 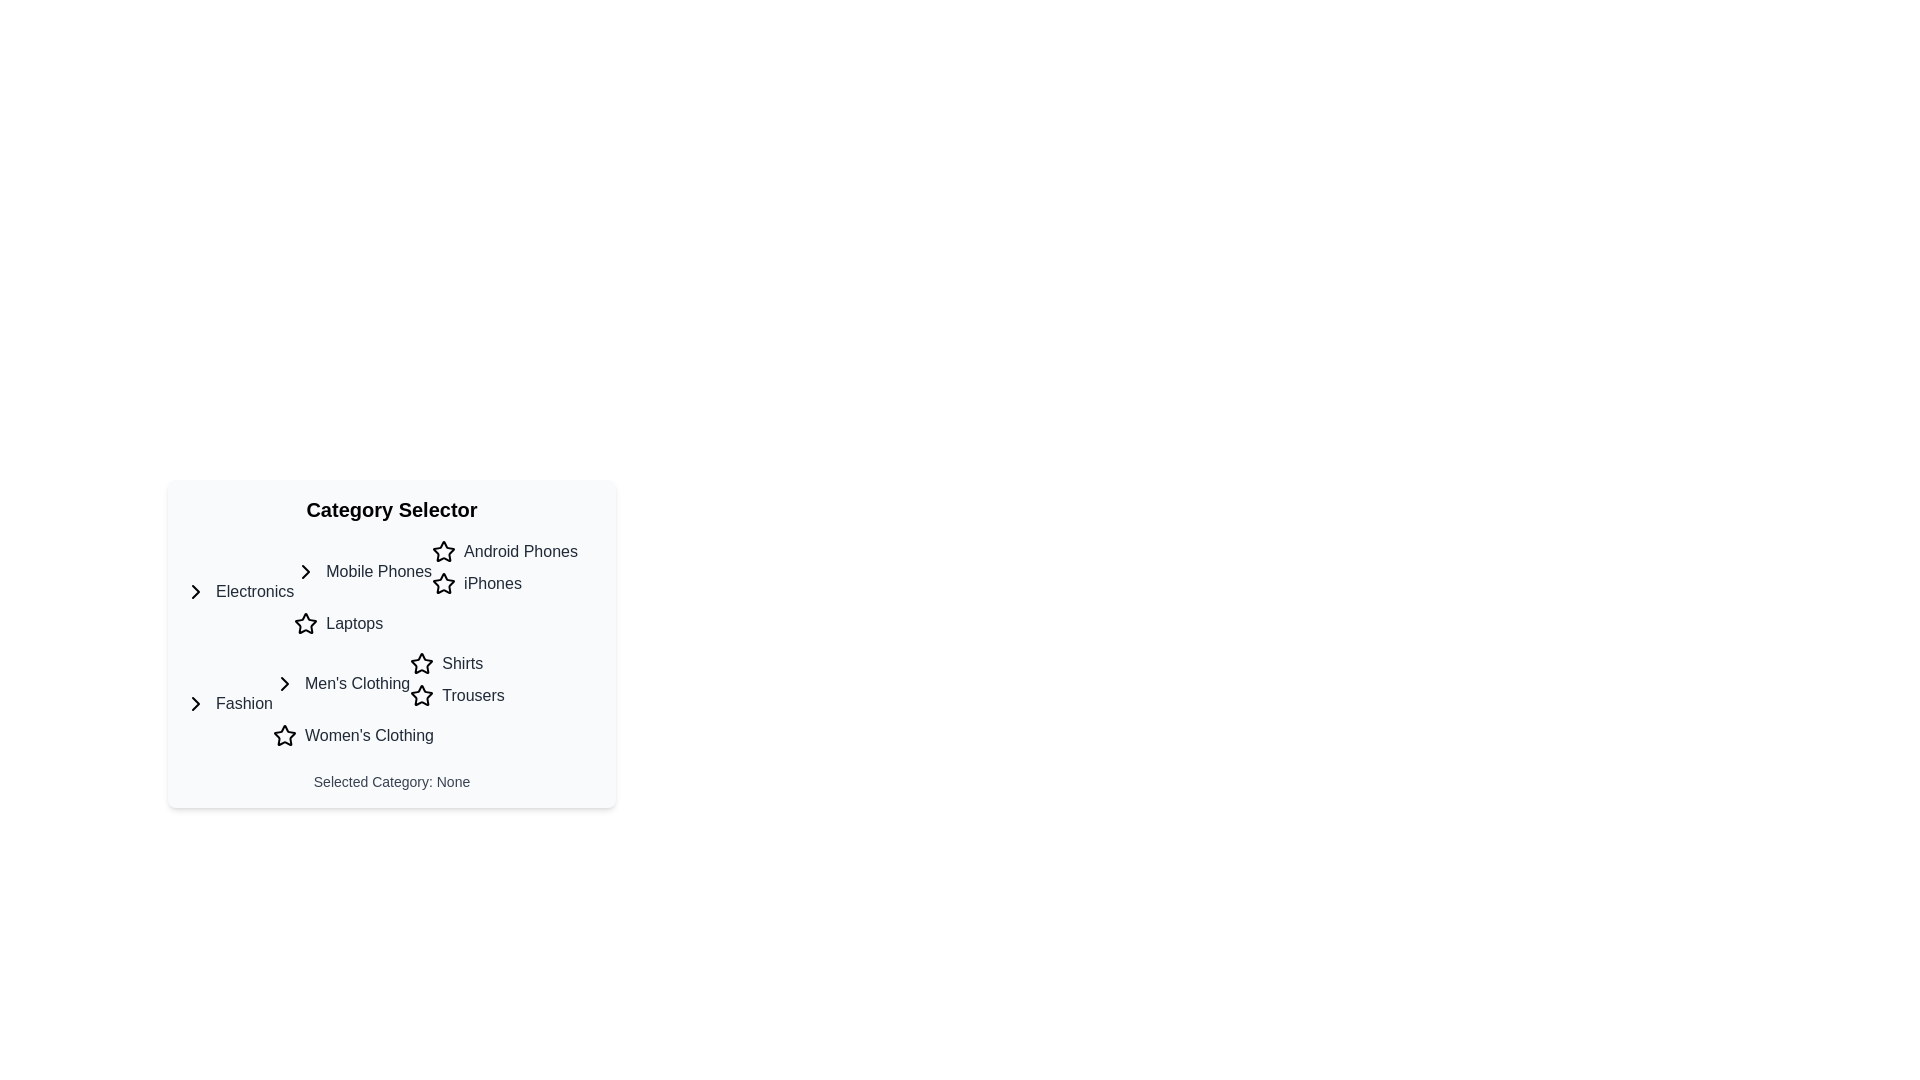 I want to click on the star icon located beside the 'Trousers' label under the 'Men's Clothing' category, so click(x=421, y=693).